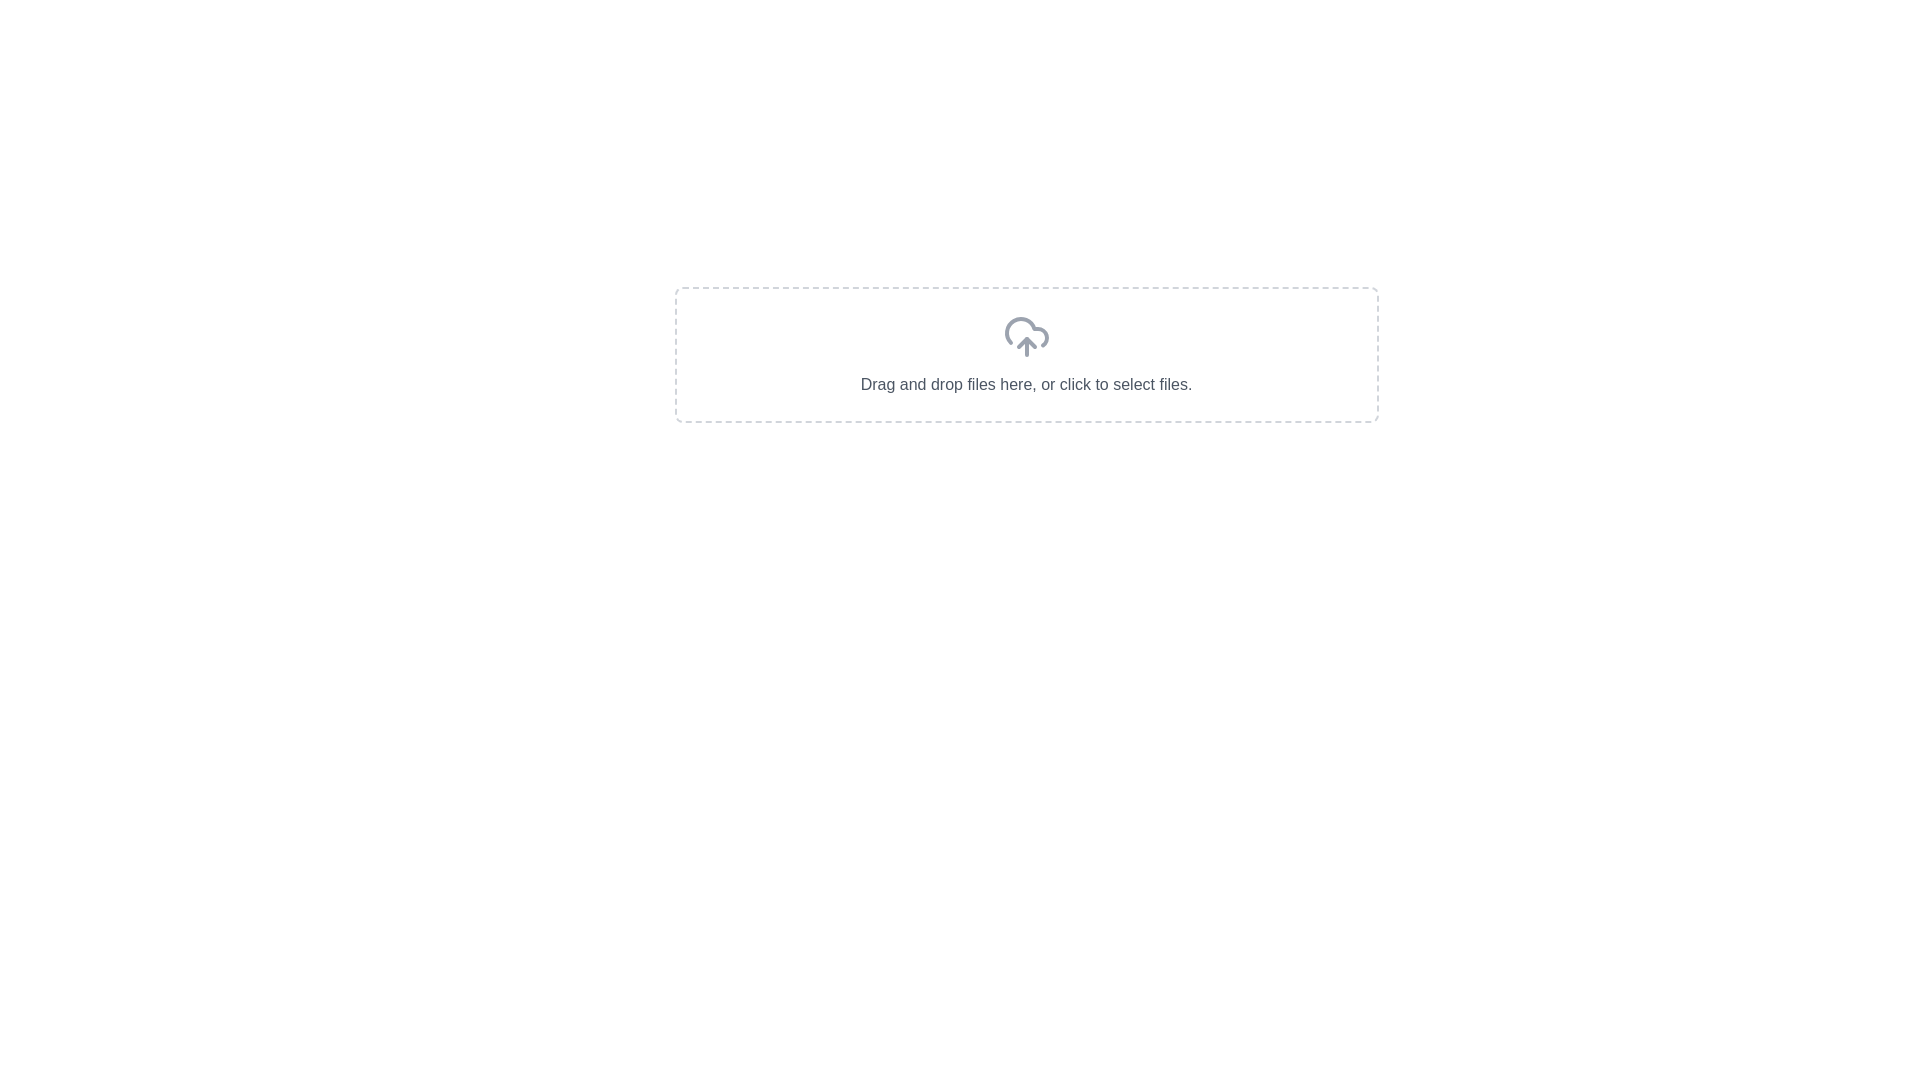 Image resolution: width=1920 pixels, height=1080 pixels. What do you see at coordinates (1026, 353) in the screenshot?
I see `the Dropzone area that features a cloud icon with an upward arrow and the text 'Drag and drop files here, or click to select files.'` at bounding box center [1026, 353].